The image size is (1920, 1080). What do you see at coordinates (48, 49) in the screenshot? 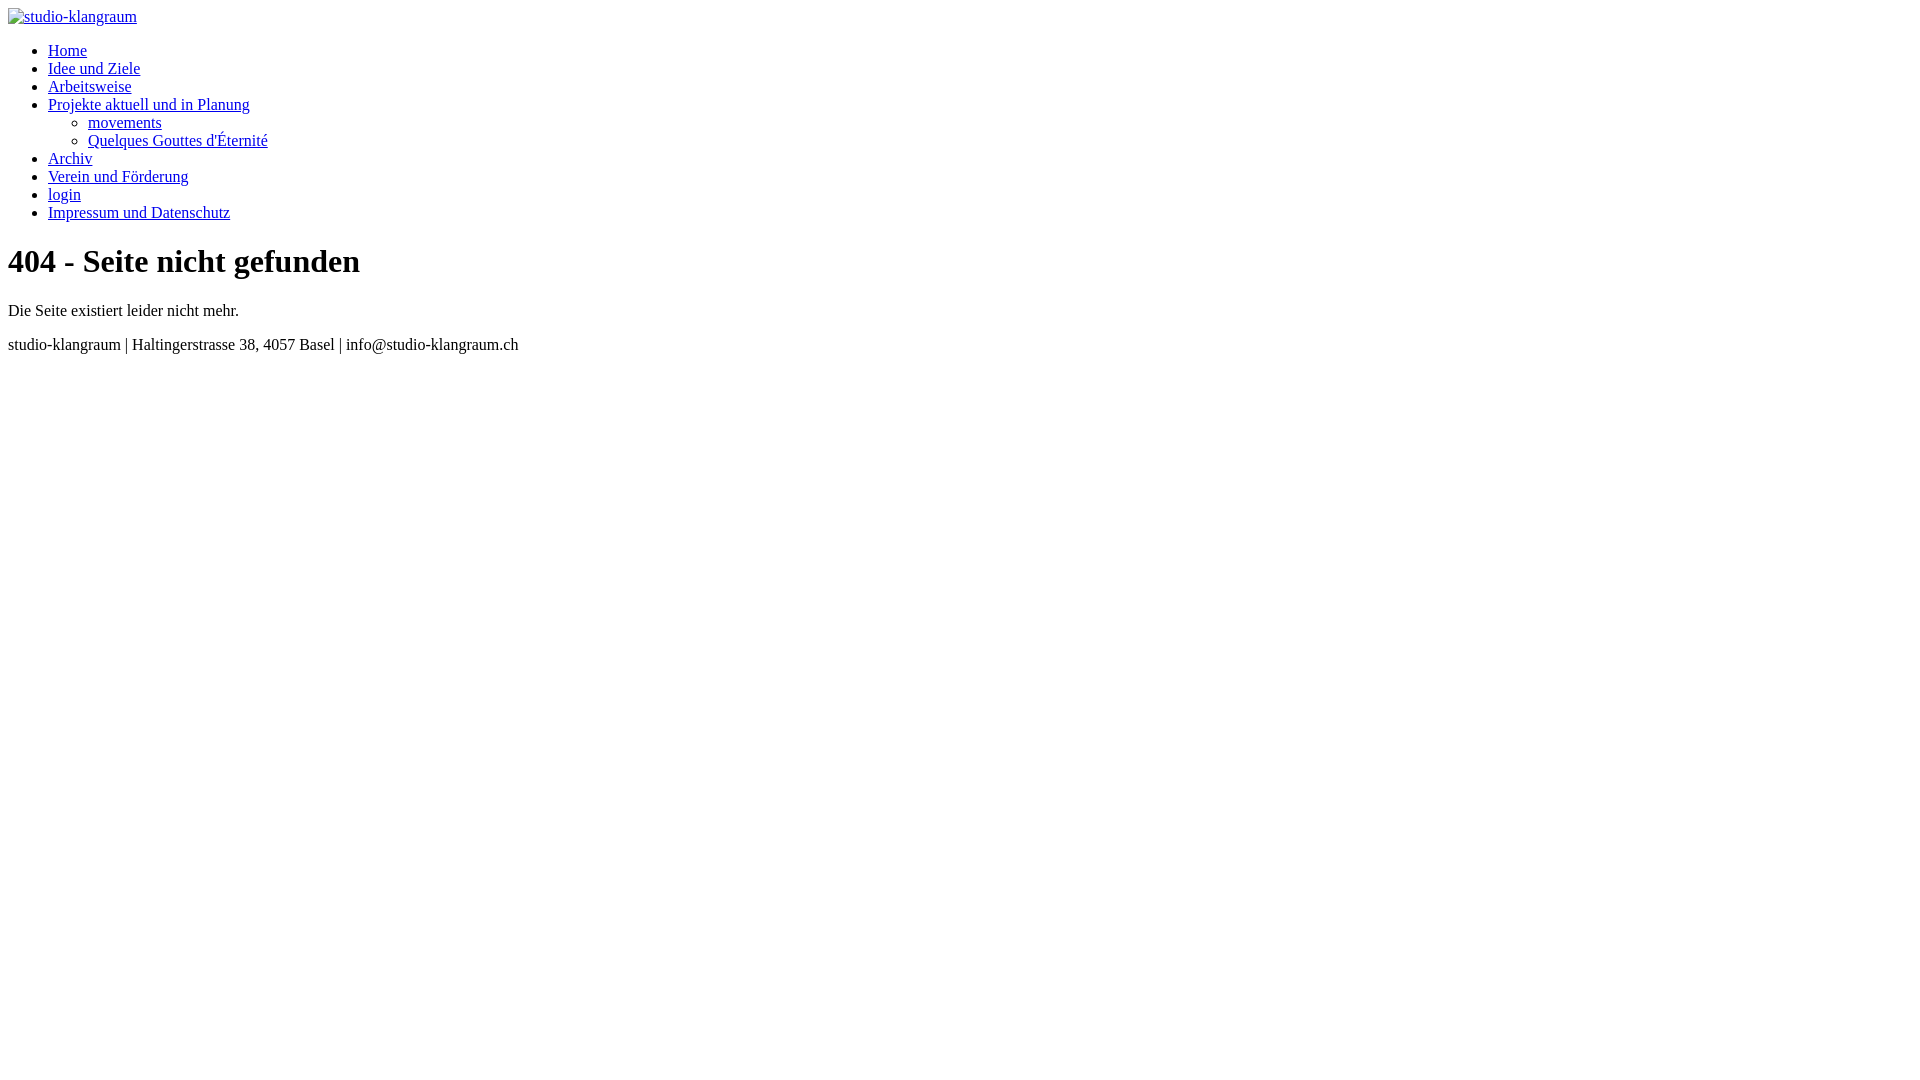
I see `'Home'` at bounding box center [48, 49].